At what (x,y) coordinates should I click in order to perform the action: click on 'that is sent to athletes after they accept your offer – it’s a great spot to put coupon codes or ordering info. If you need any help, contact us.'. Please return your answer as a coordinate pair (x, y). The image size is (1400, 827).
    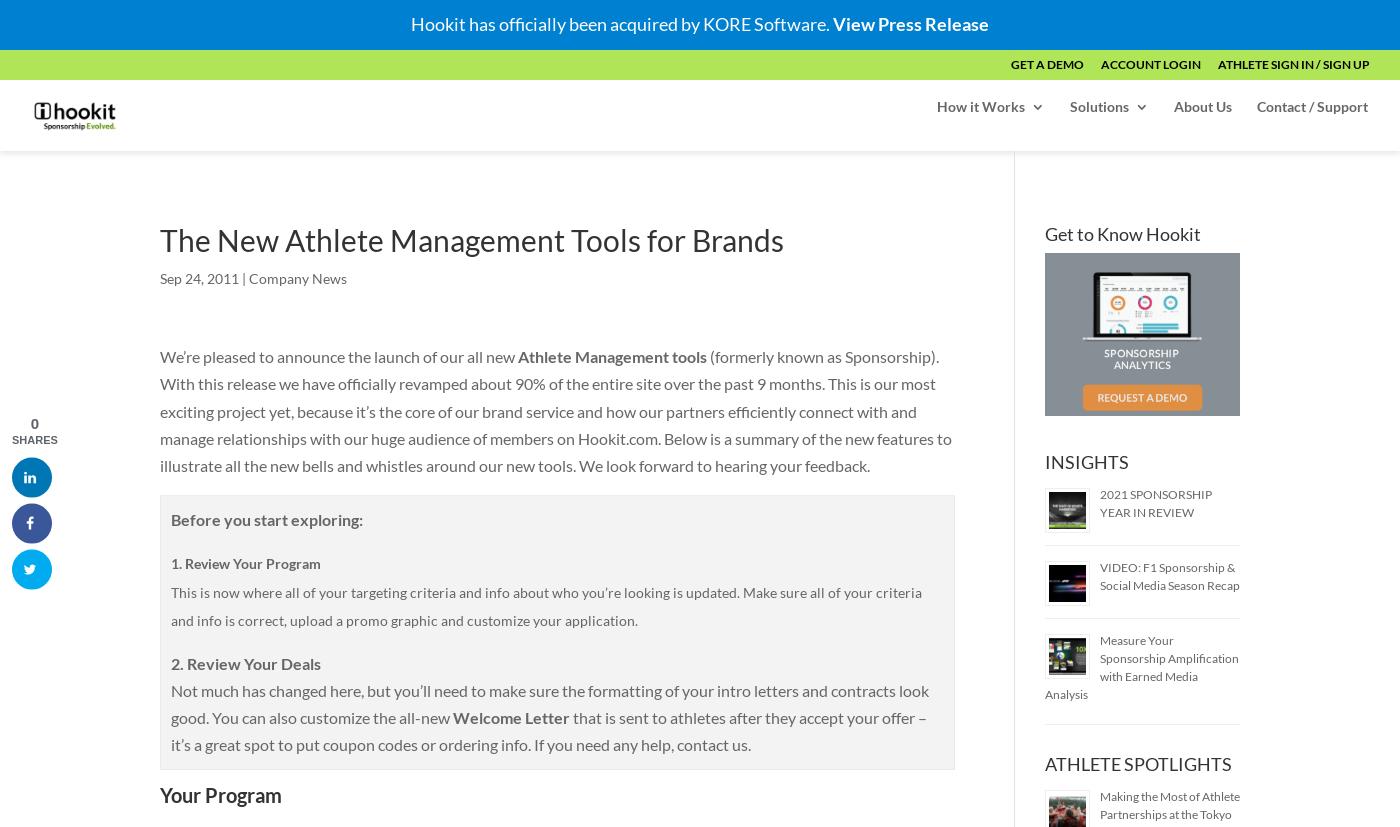
    Looking at the image, I should click on (548, 730).